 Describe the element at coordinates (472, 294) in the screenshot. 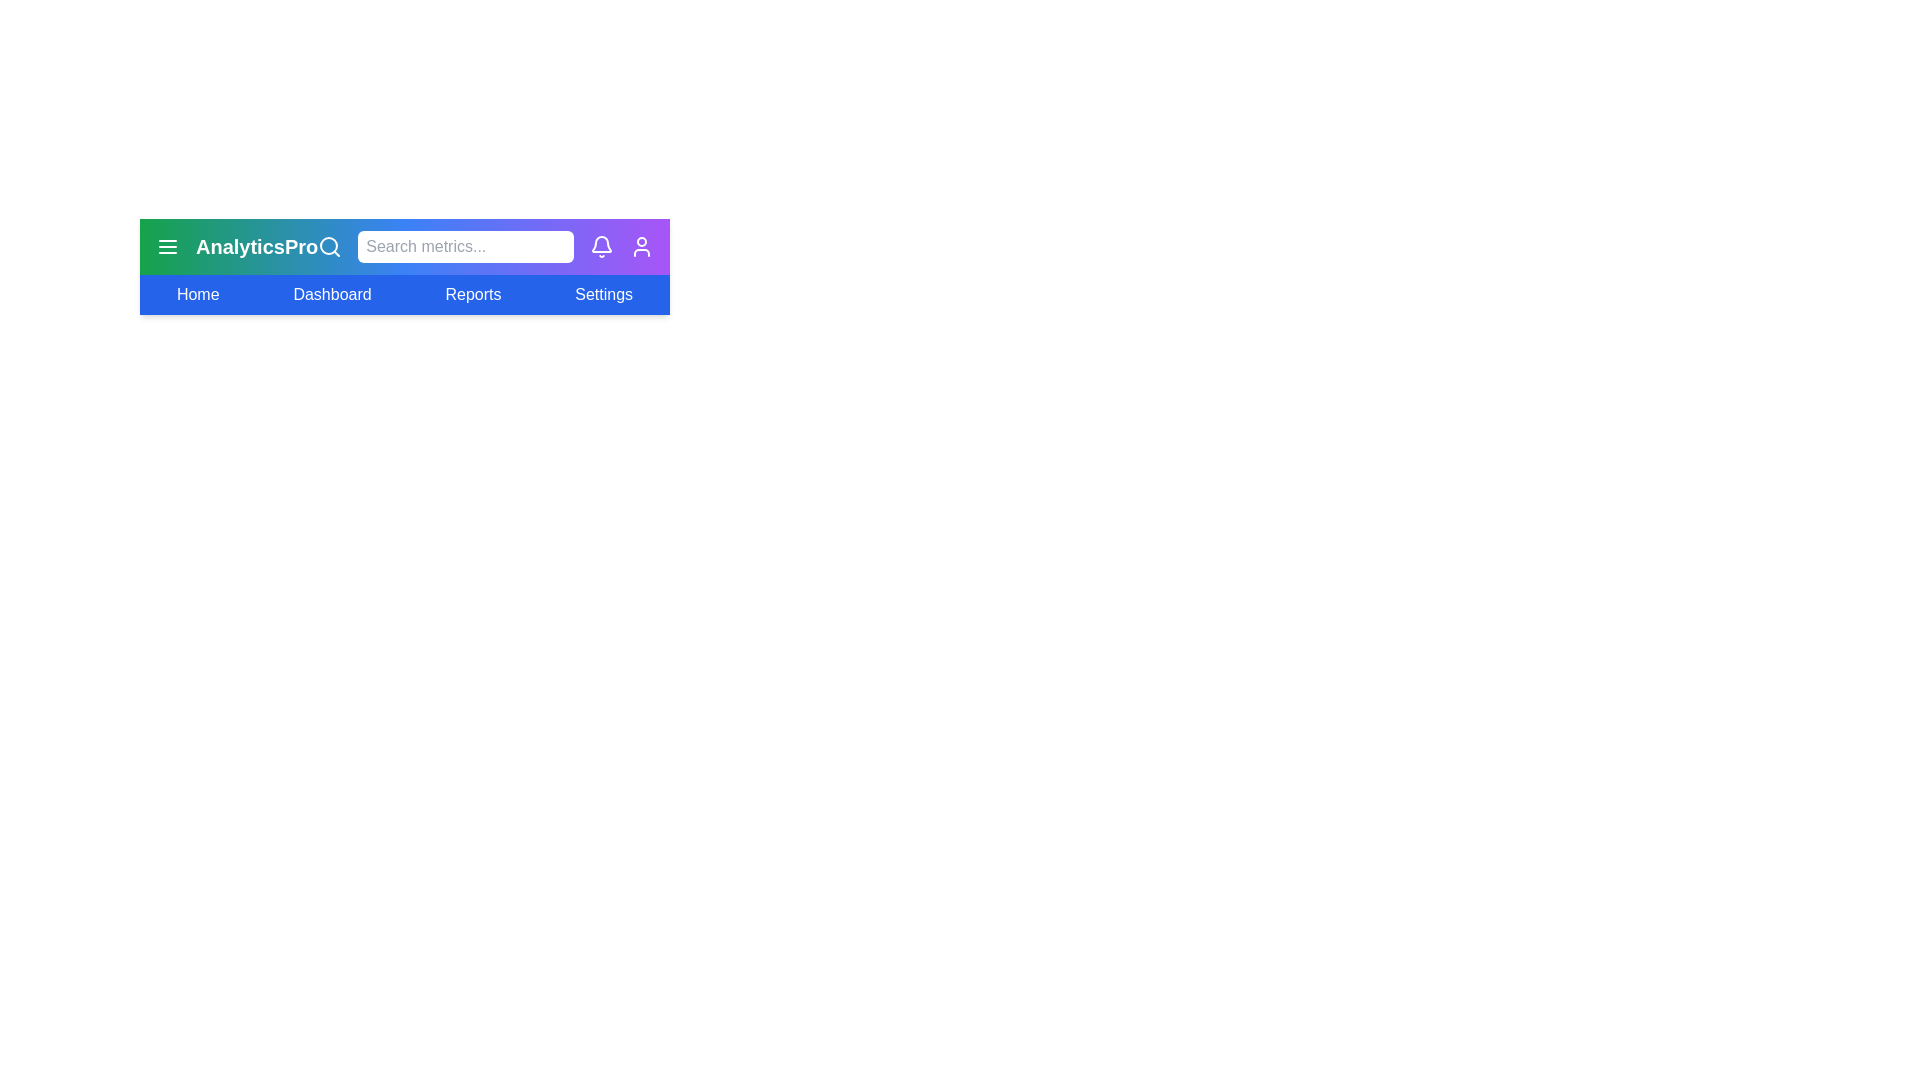

I see `the menu option labeled Reports to select it` at that location.